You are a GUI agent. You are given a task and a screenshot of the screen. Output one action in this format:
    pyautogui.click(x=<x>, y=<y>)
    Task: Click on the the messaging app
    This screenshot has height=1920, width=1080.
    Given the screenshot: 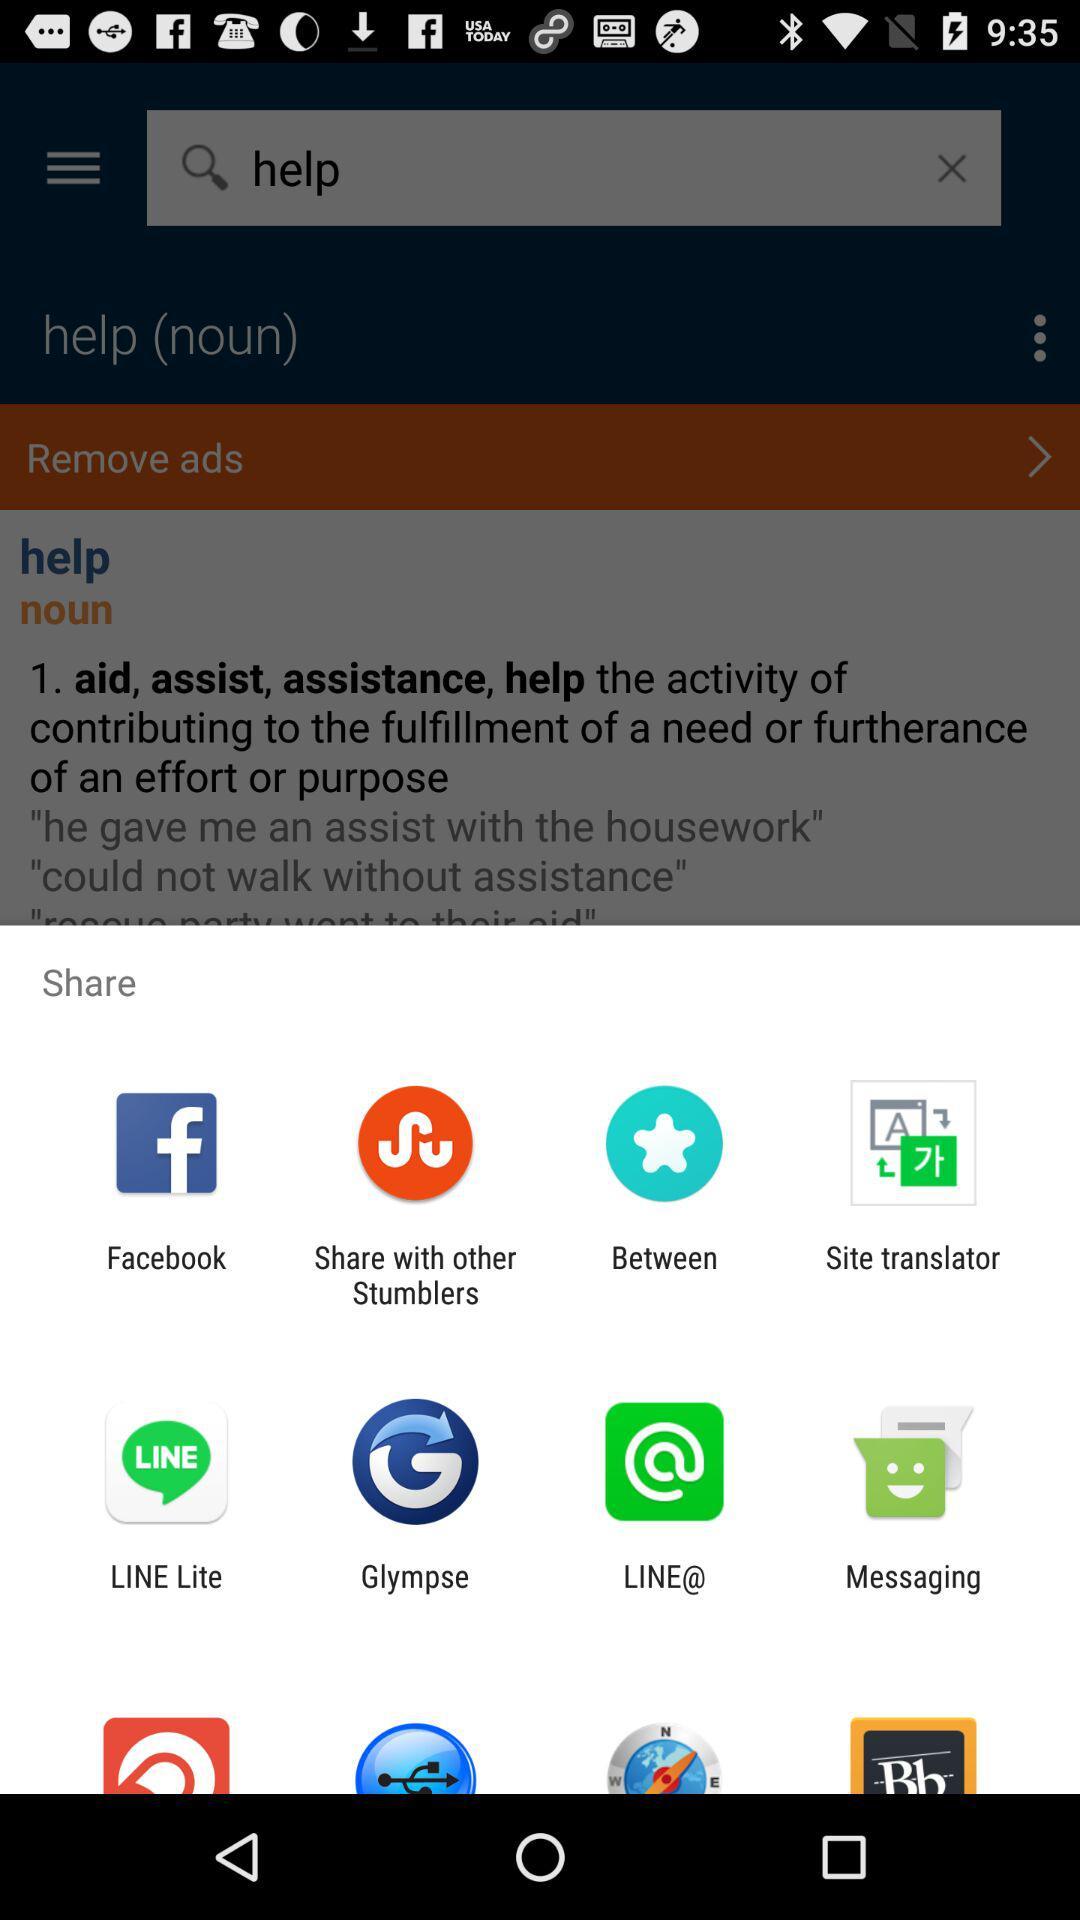 What is the action you would take?
    pyautogui.click(x=913, y=1592)
    